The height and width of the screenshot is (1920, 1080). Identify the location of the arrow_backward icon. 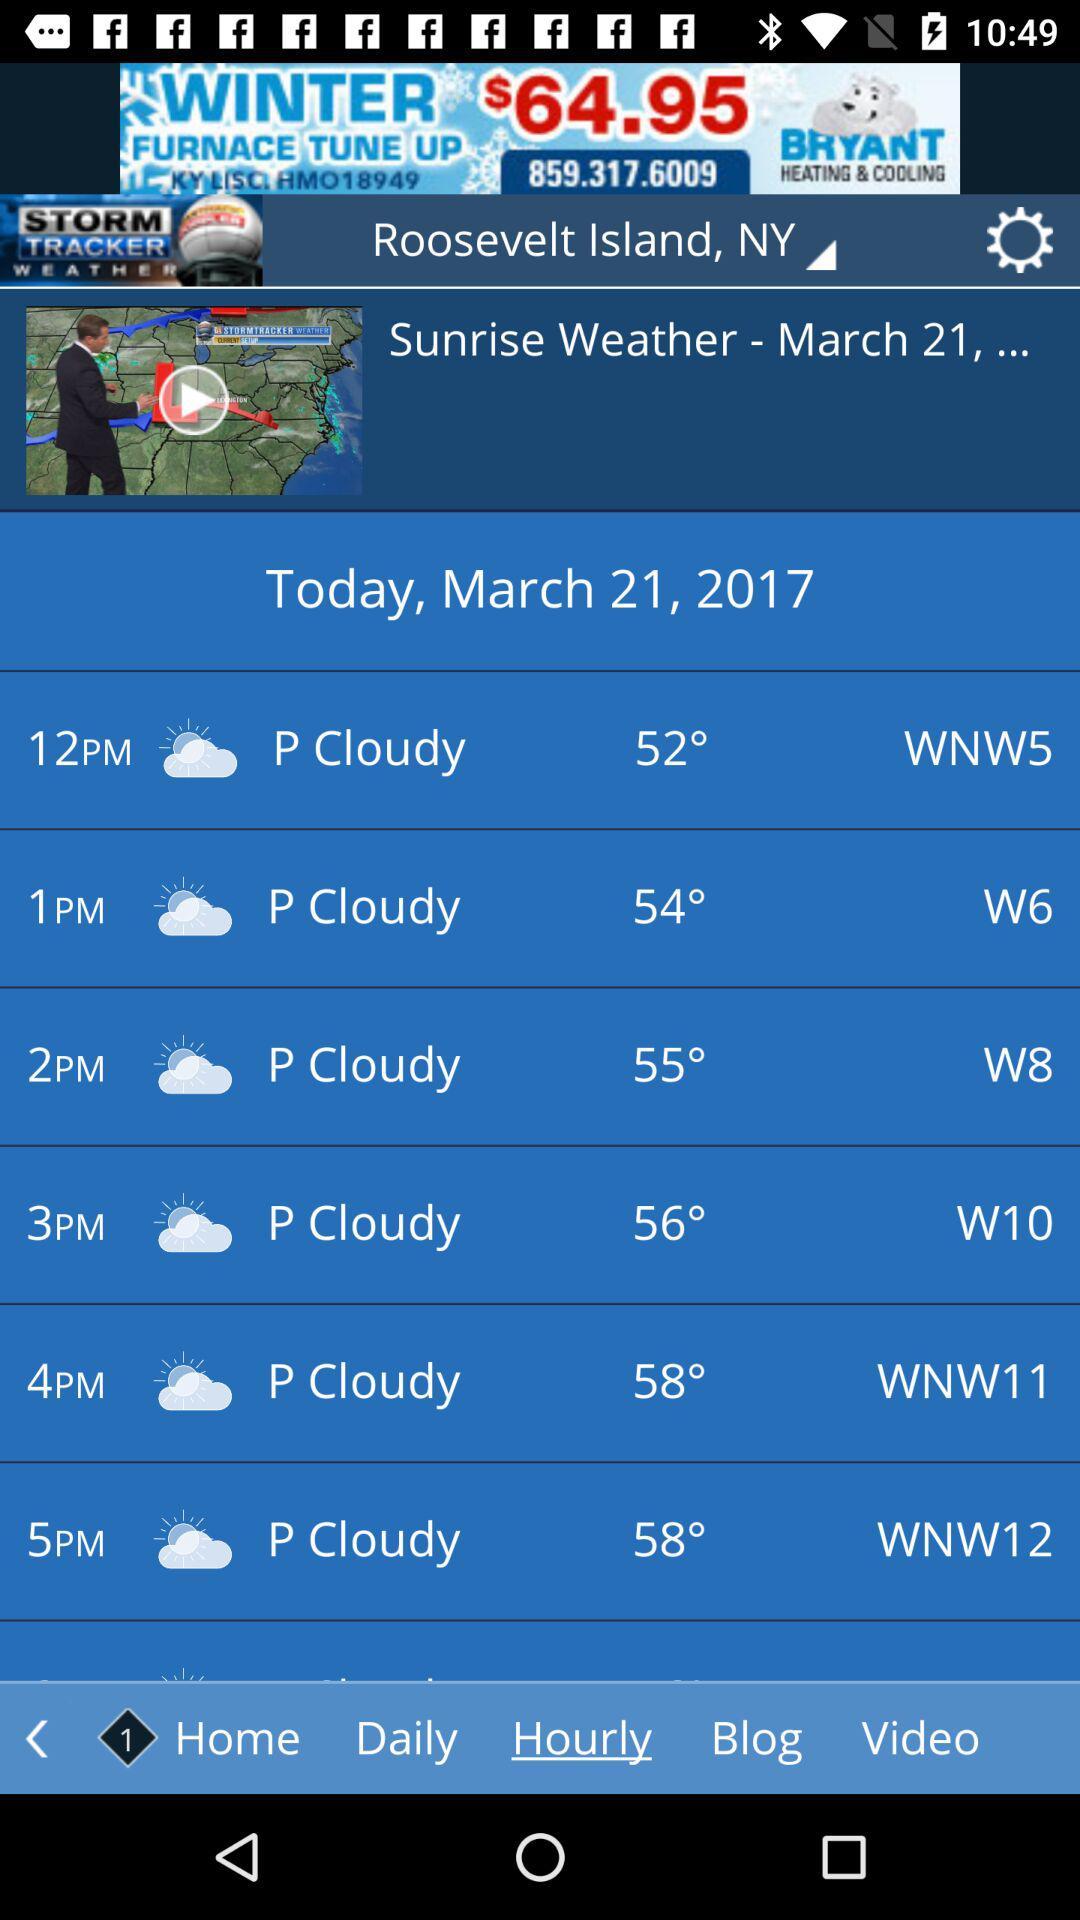
(36, 1737).